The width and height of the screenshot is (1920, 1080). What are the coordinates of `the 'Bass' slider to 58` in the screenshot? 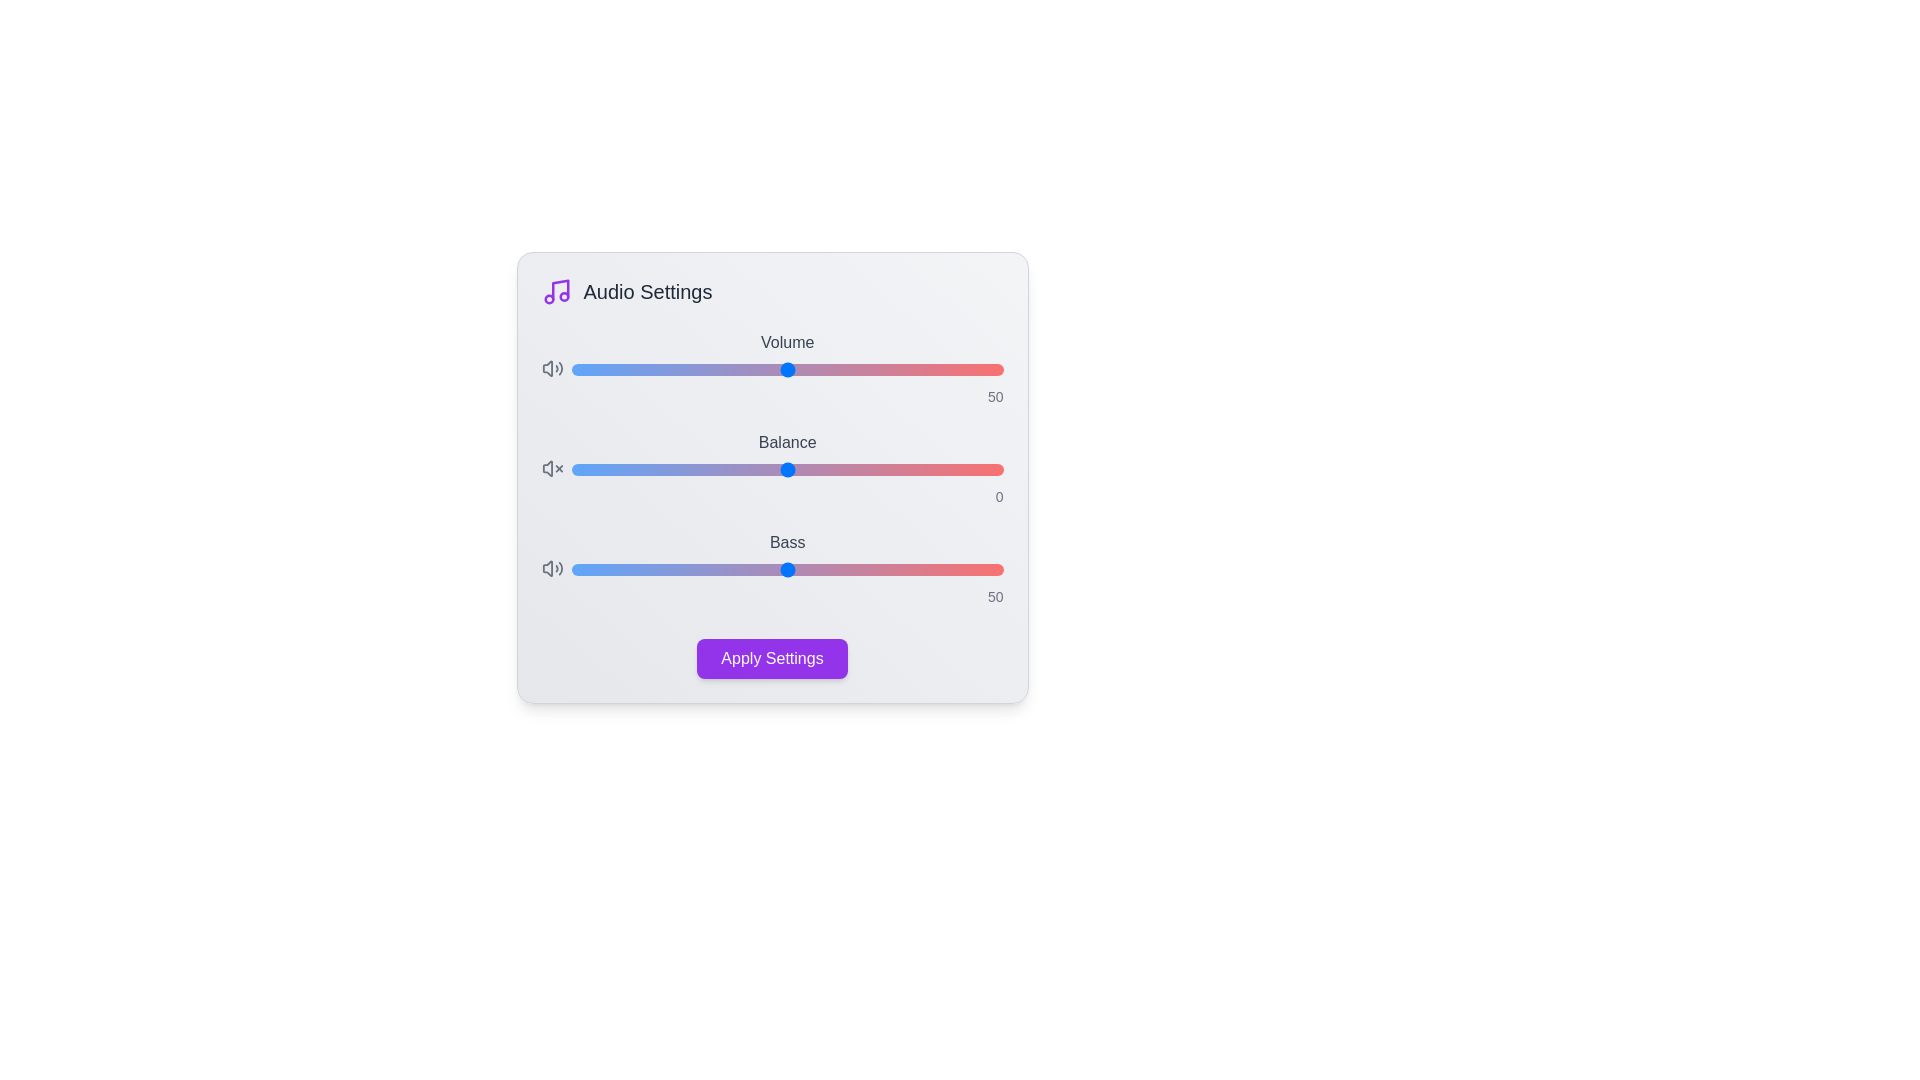 It's located at (822, 570).